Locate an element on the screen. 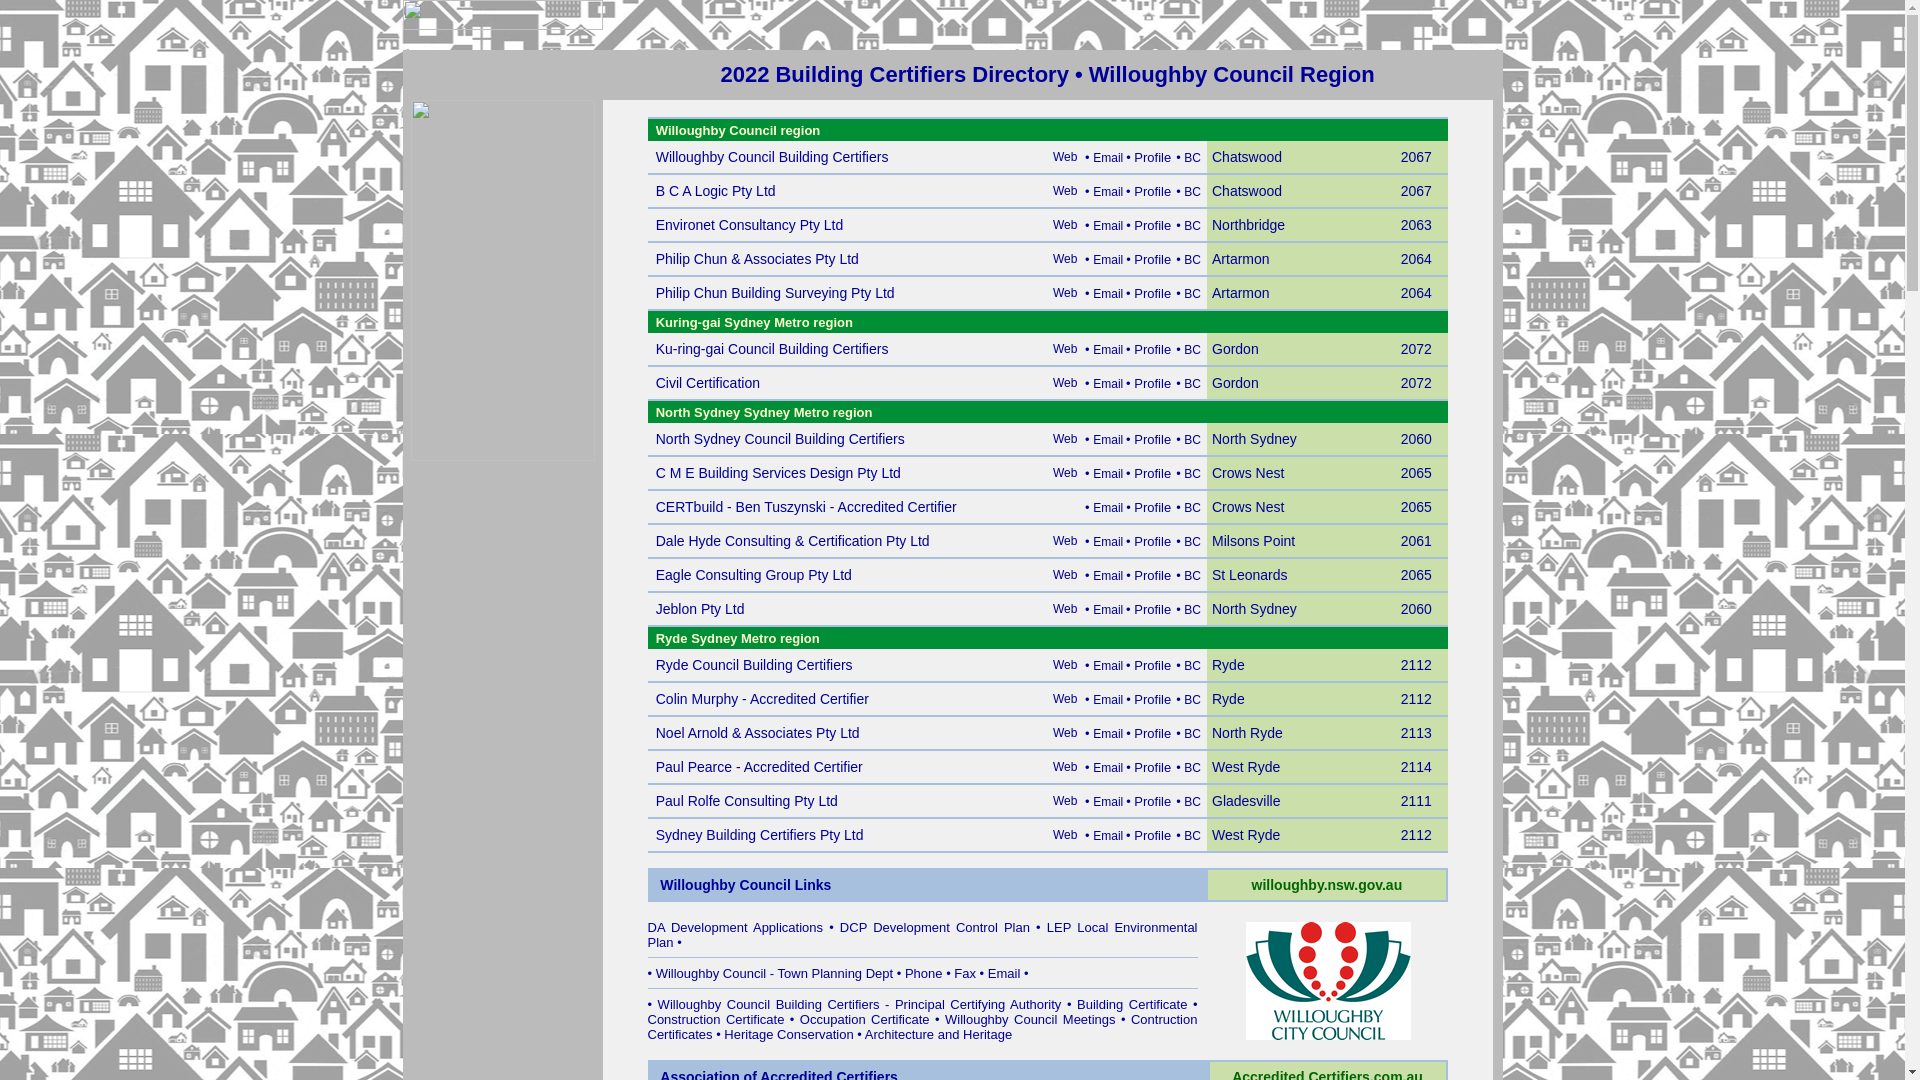  'DA Development Applications' is located at coordinates (734, 927).